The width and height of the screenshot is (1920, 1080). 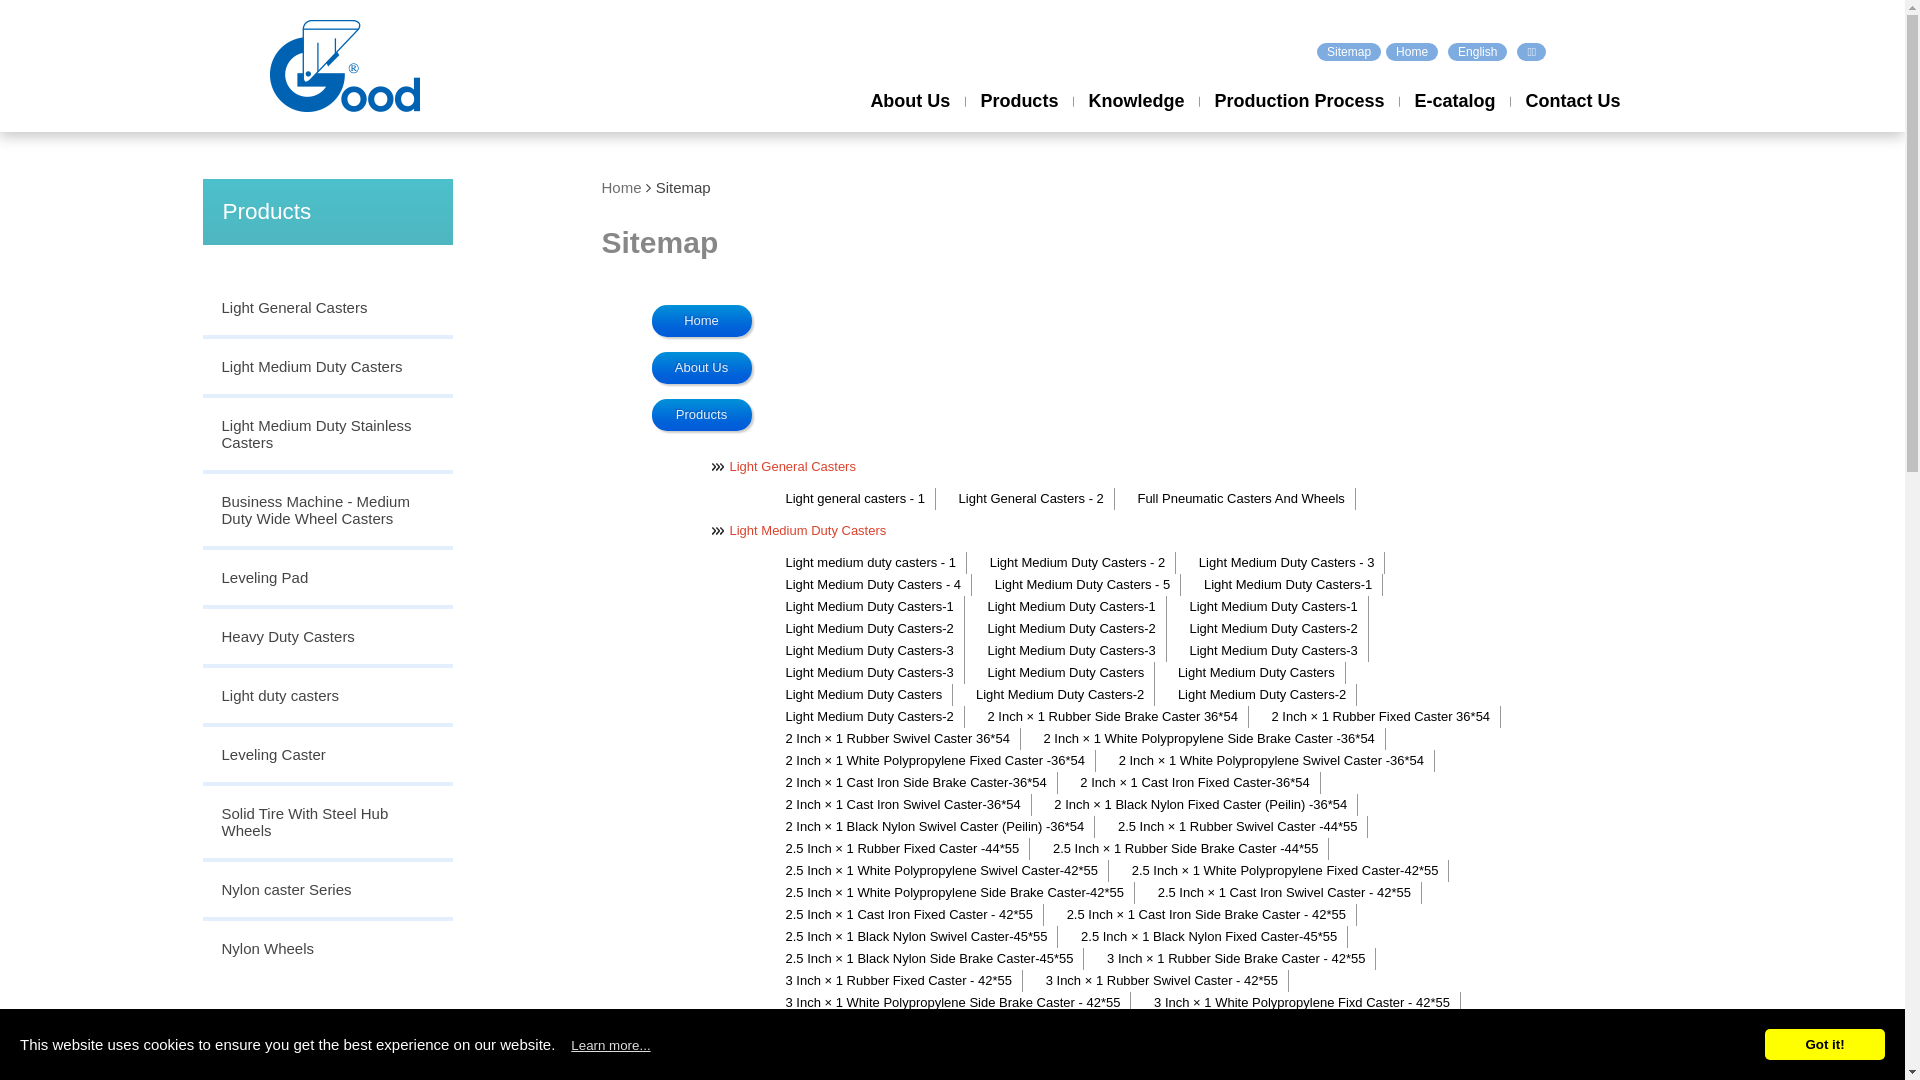 What do you see at coordinates (201, 368) in the screenshot?
I see `'Light Medium Duty Casters'` at bounding box center [201, 368].